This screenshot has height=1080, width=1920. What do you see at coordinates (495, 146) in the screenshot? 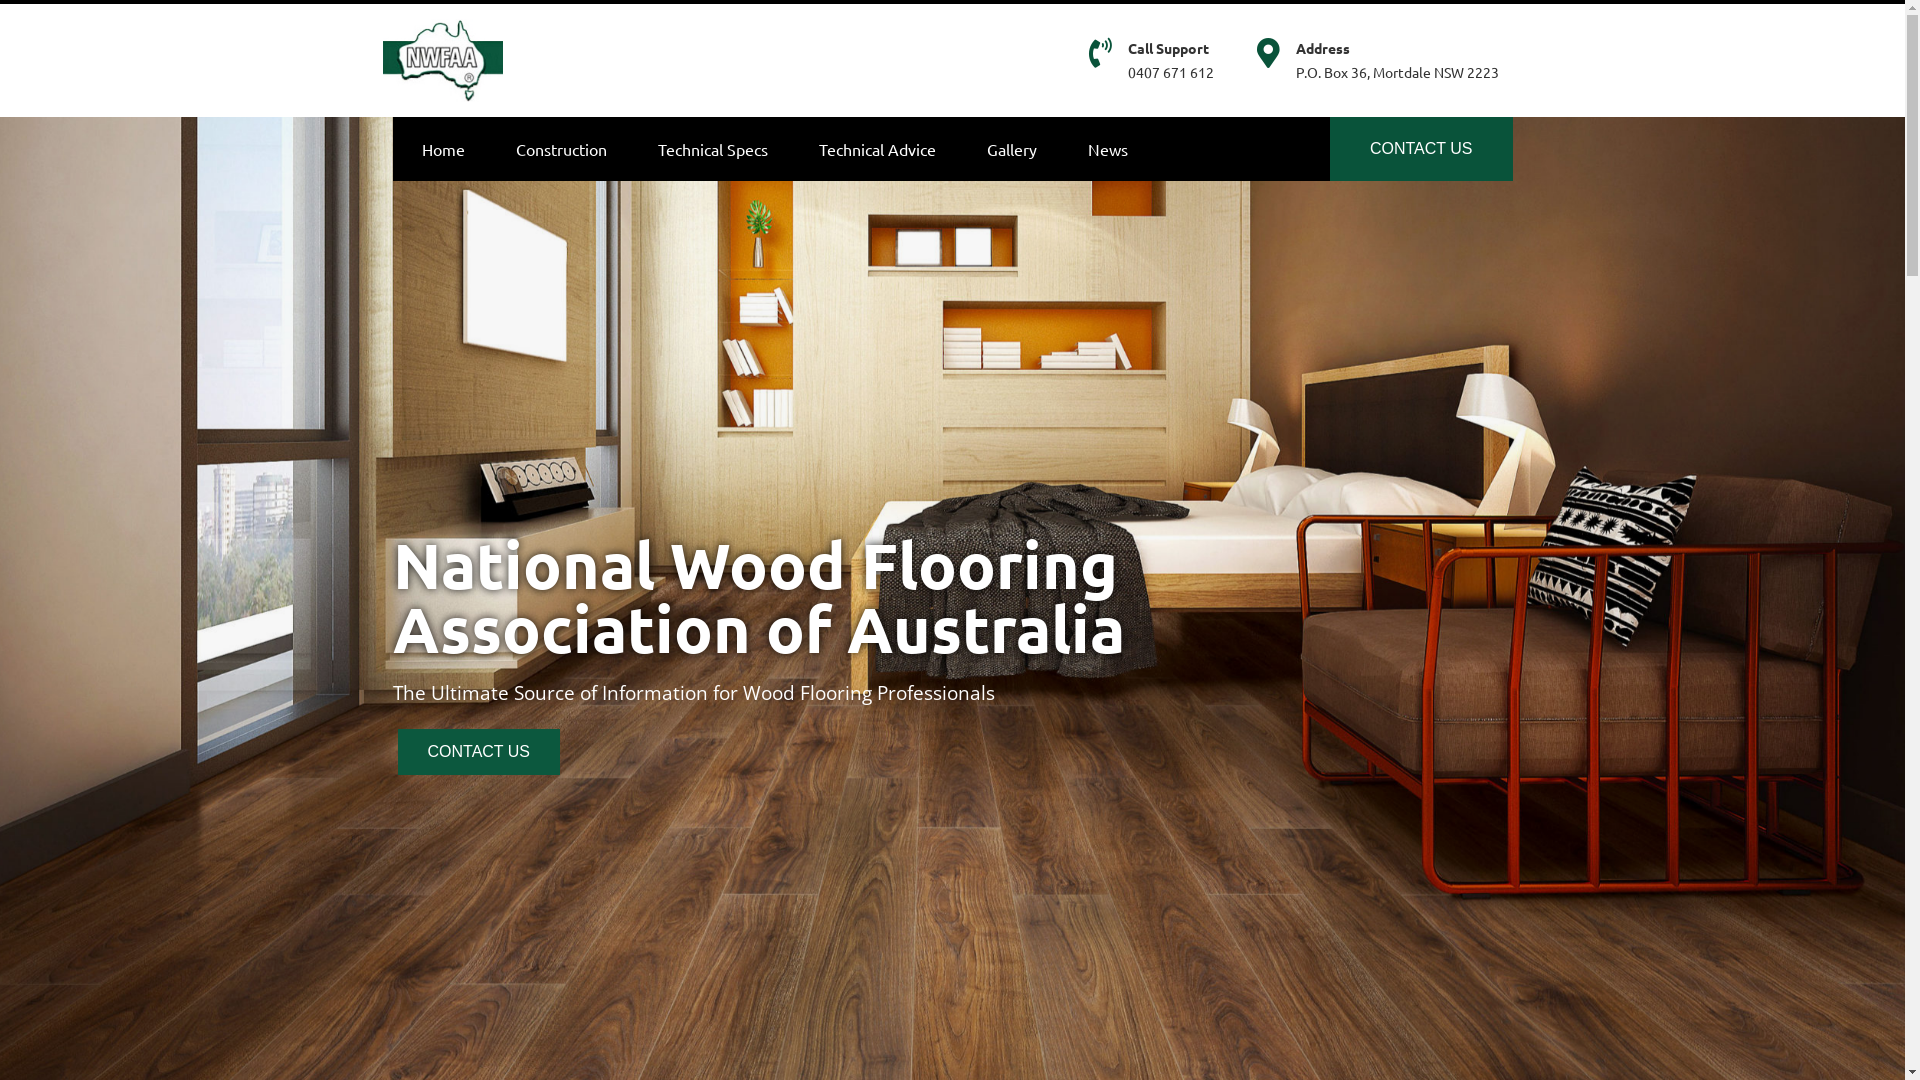
I see `'Construction'` at bounding box center [495, 146].